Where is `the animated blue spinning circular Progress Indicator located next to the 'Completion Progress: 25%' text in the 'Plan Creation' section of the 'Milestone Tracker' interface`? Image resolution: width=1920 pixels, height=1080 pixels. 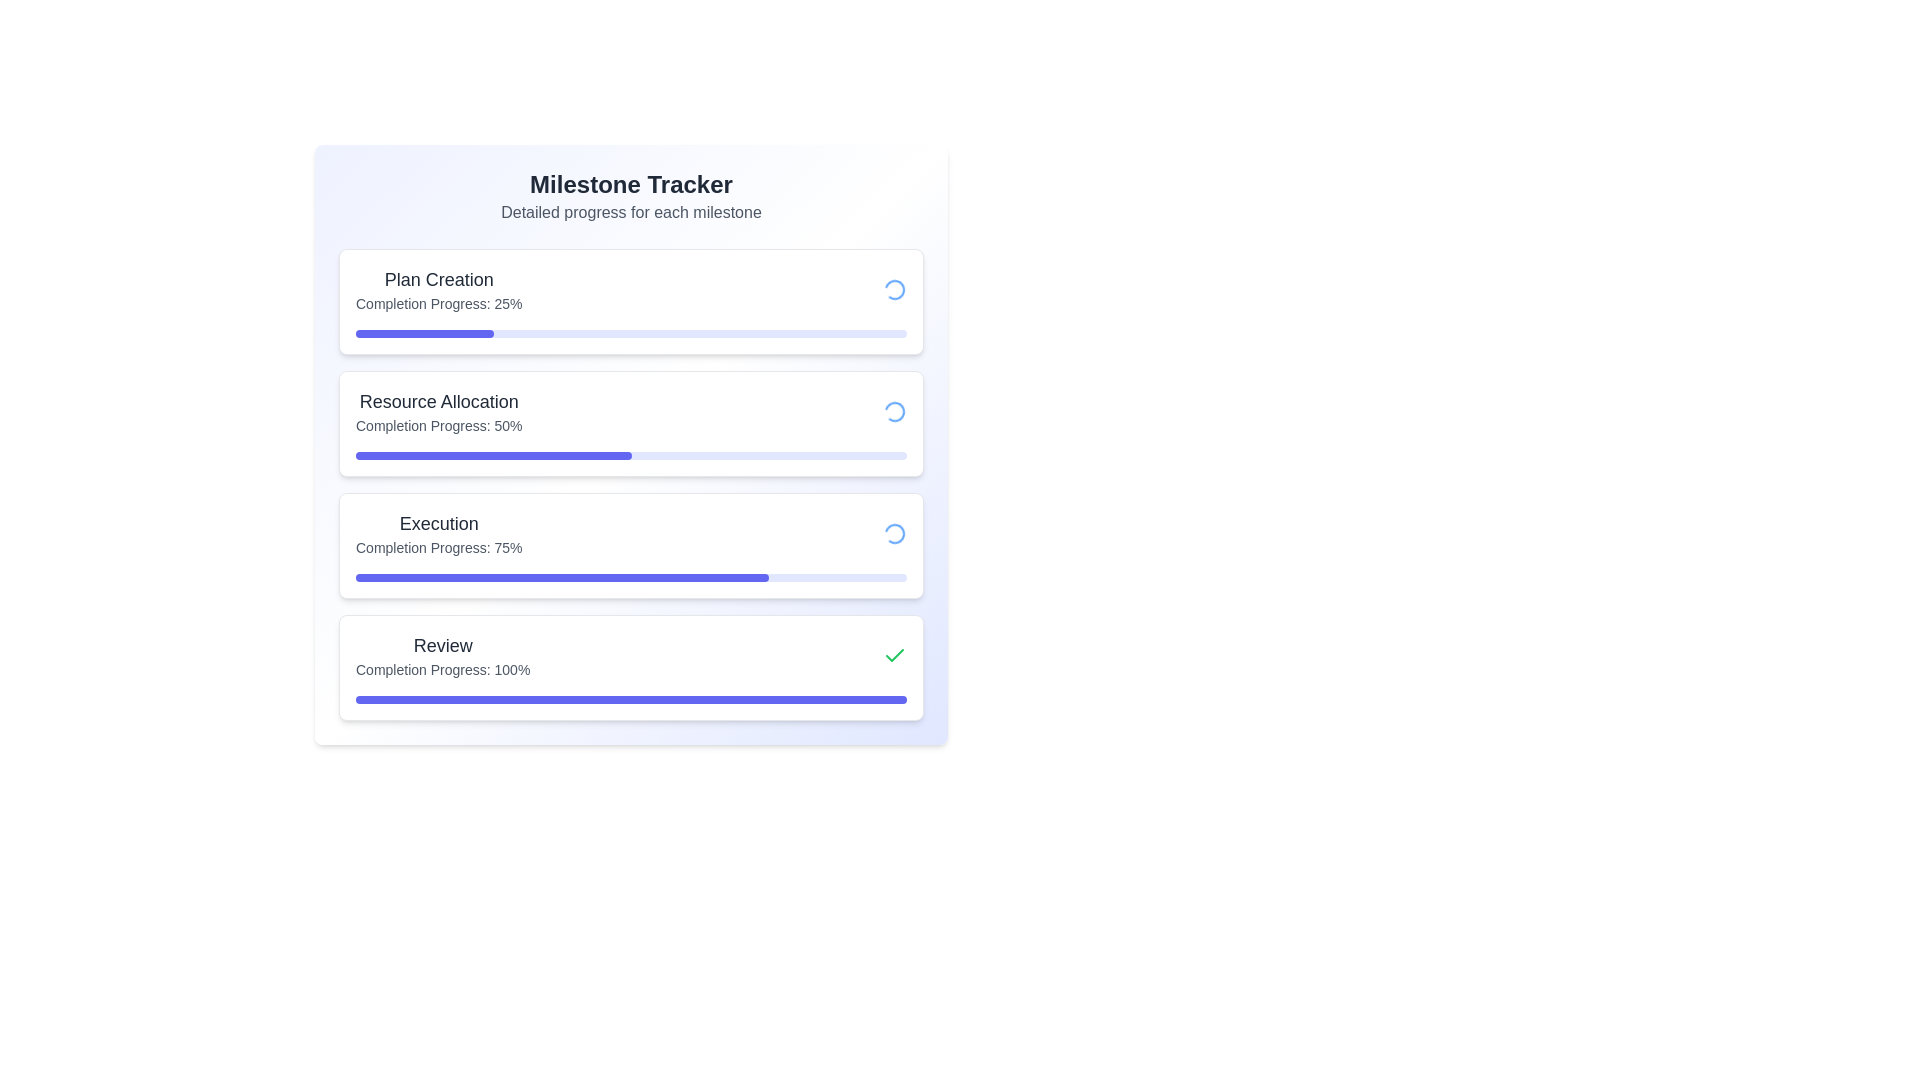 the animated blue spinning circular Progress Indicator located next to the 'Completion Progress: 25%' text in the 'Plan Creation' section of the 'Milestone Tracker' interface is located at coordinates (893, 289).